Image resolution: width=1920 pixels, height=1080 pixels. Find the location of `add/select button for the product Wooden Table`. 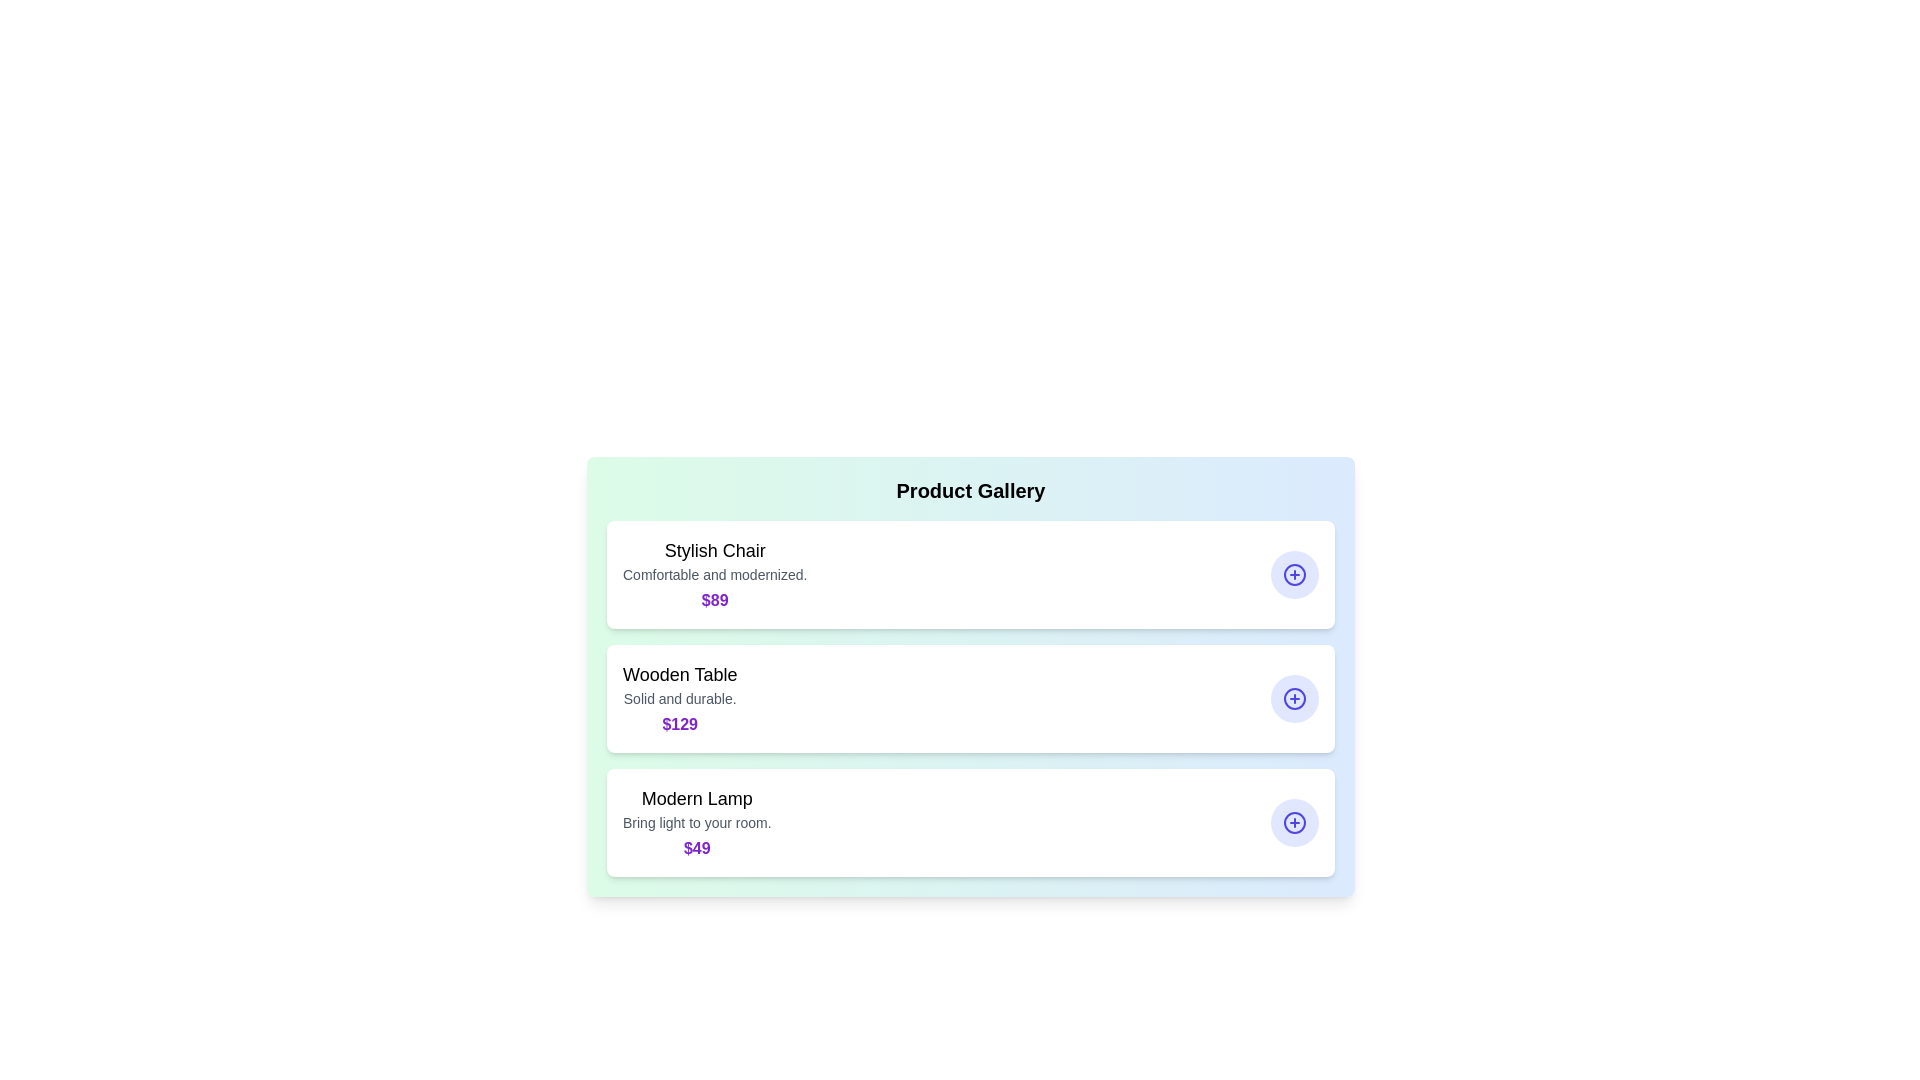

add/select button for the product Wooden Table is located at coordinates (1295, 697).